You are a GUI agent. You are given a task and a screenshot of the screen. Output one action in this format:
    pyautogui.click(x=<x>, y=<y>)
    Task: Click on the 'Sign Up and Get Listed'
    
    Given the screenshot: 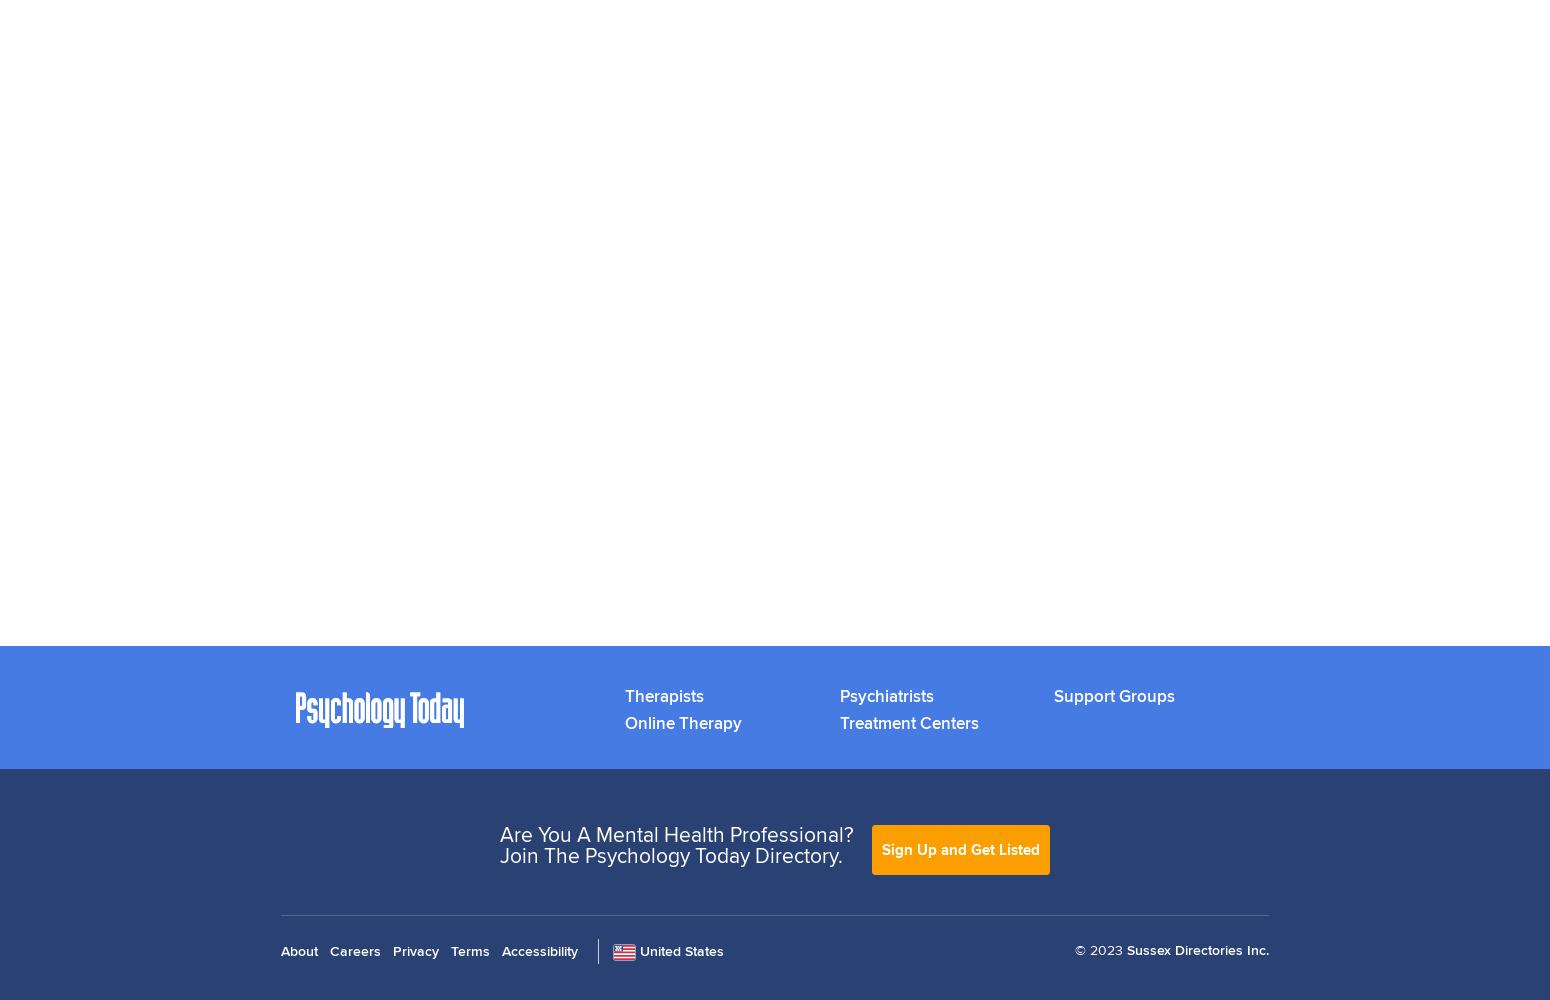 What is the action you would take?
    pyautogui.click(x=960, y=848)
    